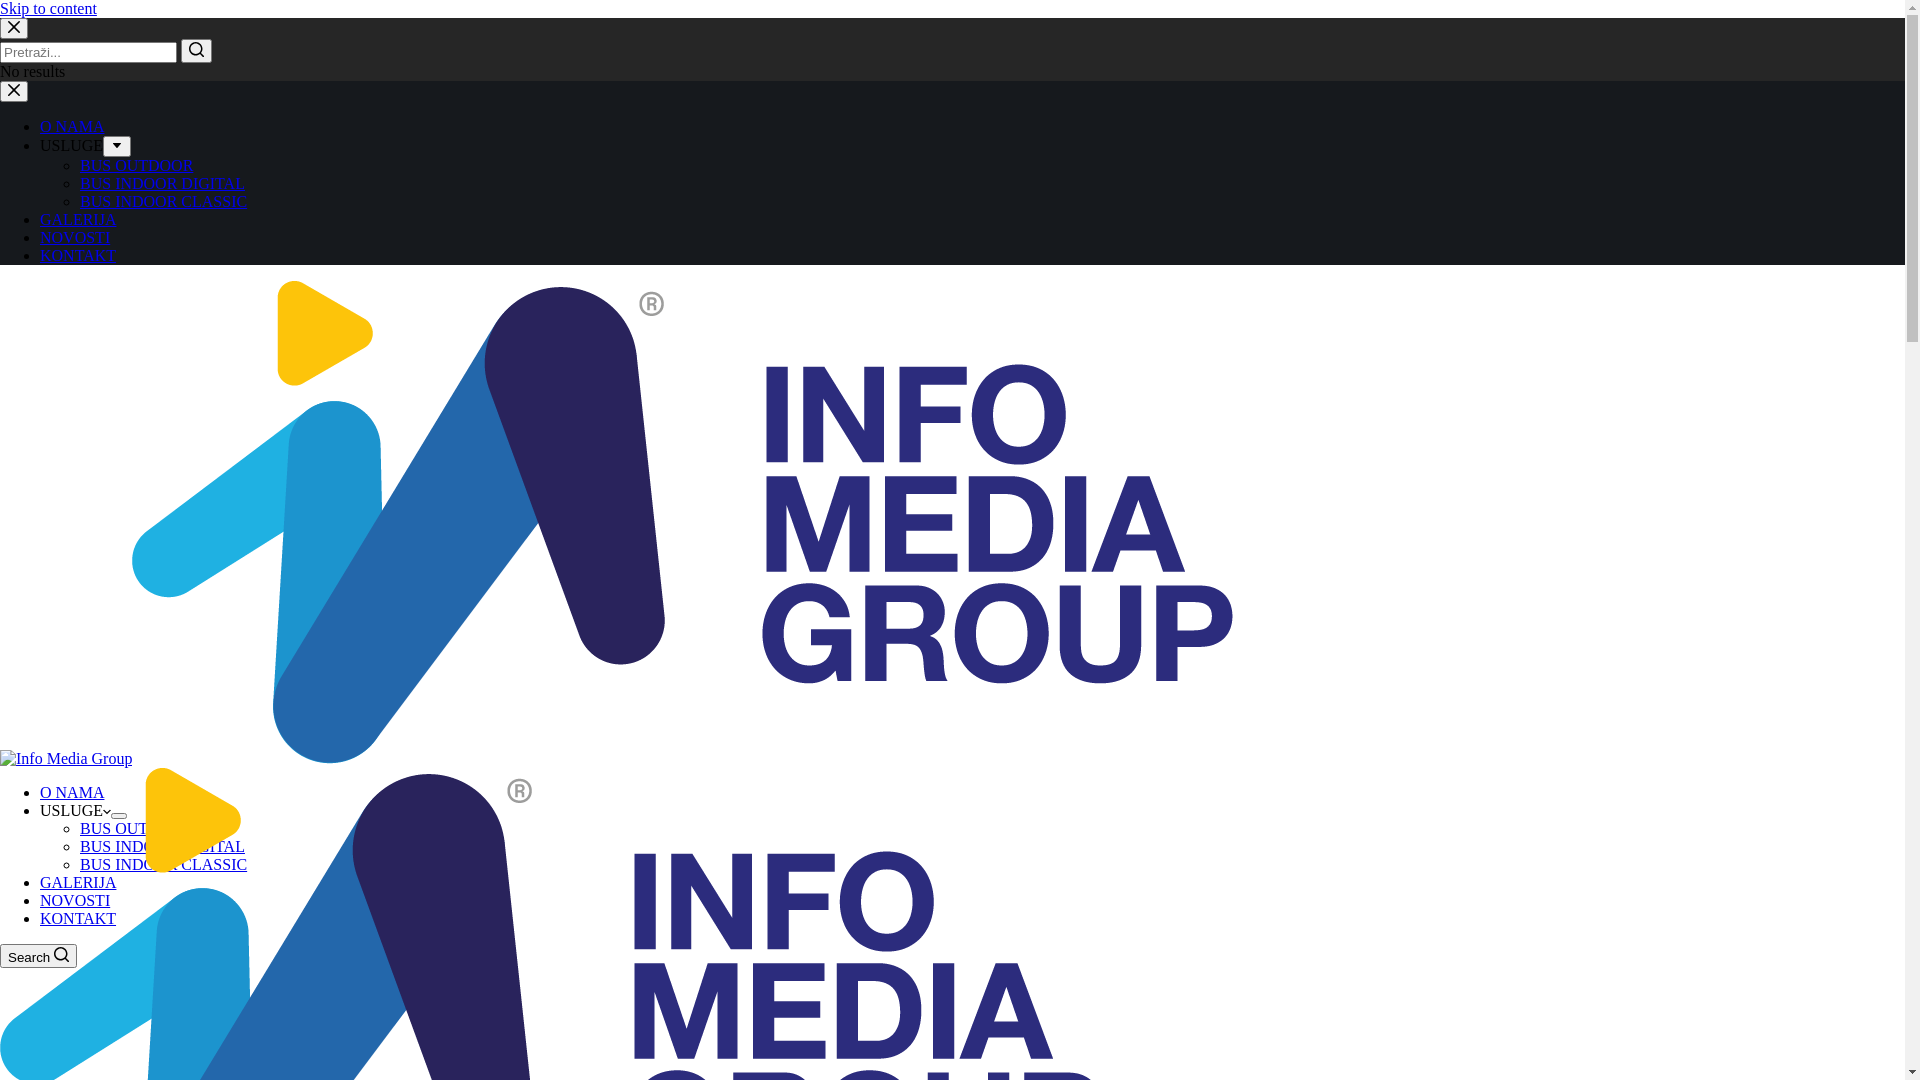 Image resolution: width=1920 pixels, height=1080 pixels. What do you see at coordinates (135, 828) in the screenshot?
I see `'BUS OUTDOOR'` at bounding box center [135, 828].